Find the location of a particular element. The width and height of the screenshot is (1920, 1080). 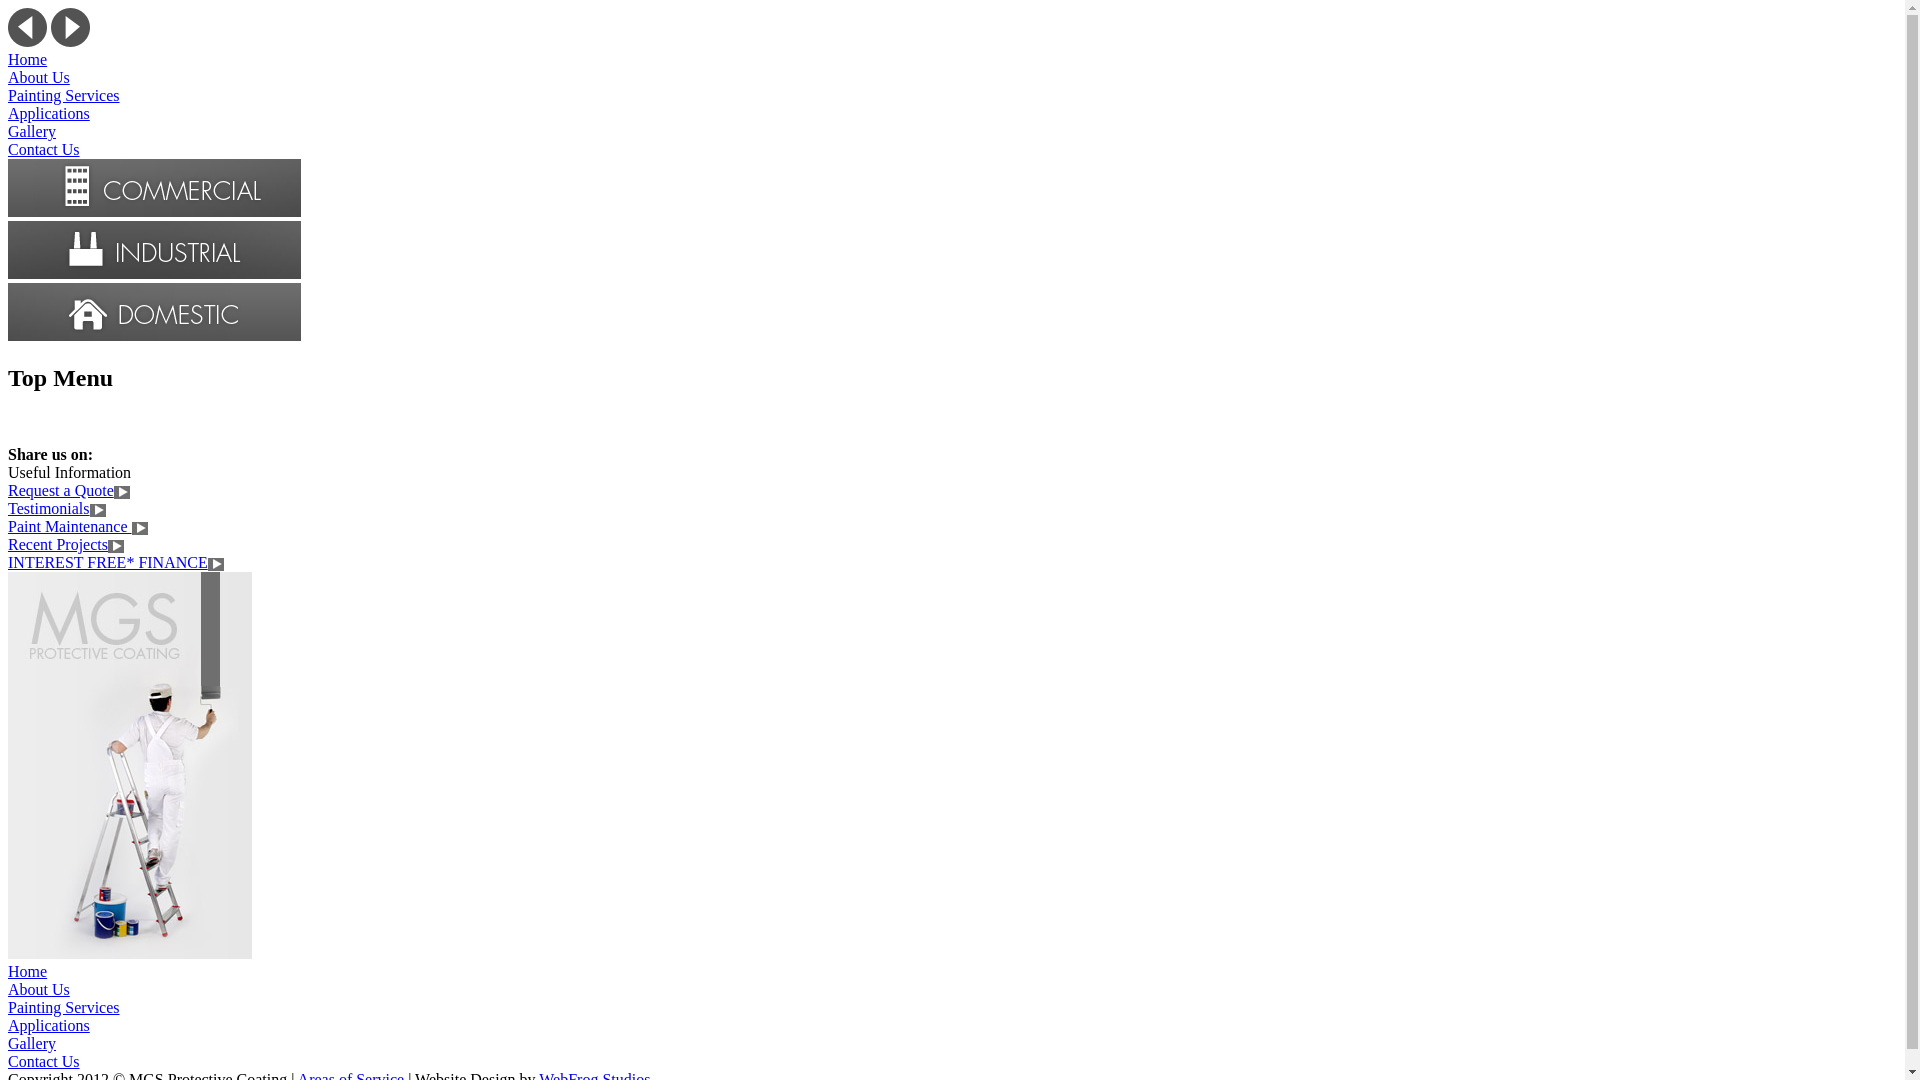

'Paint Maintenance' is located at coordinates (8, 525).